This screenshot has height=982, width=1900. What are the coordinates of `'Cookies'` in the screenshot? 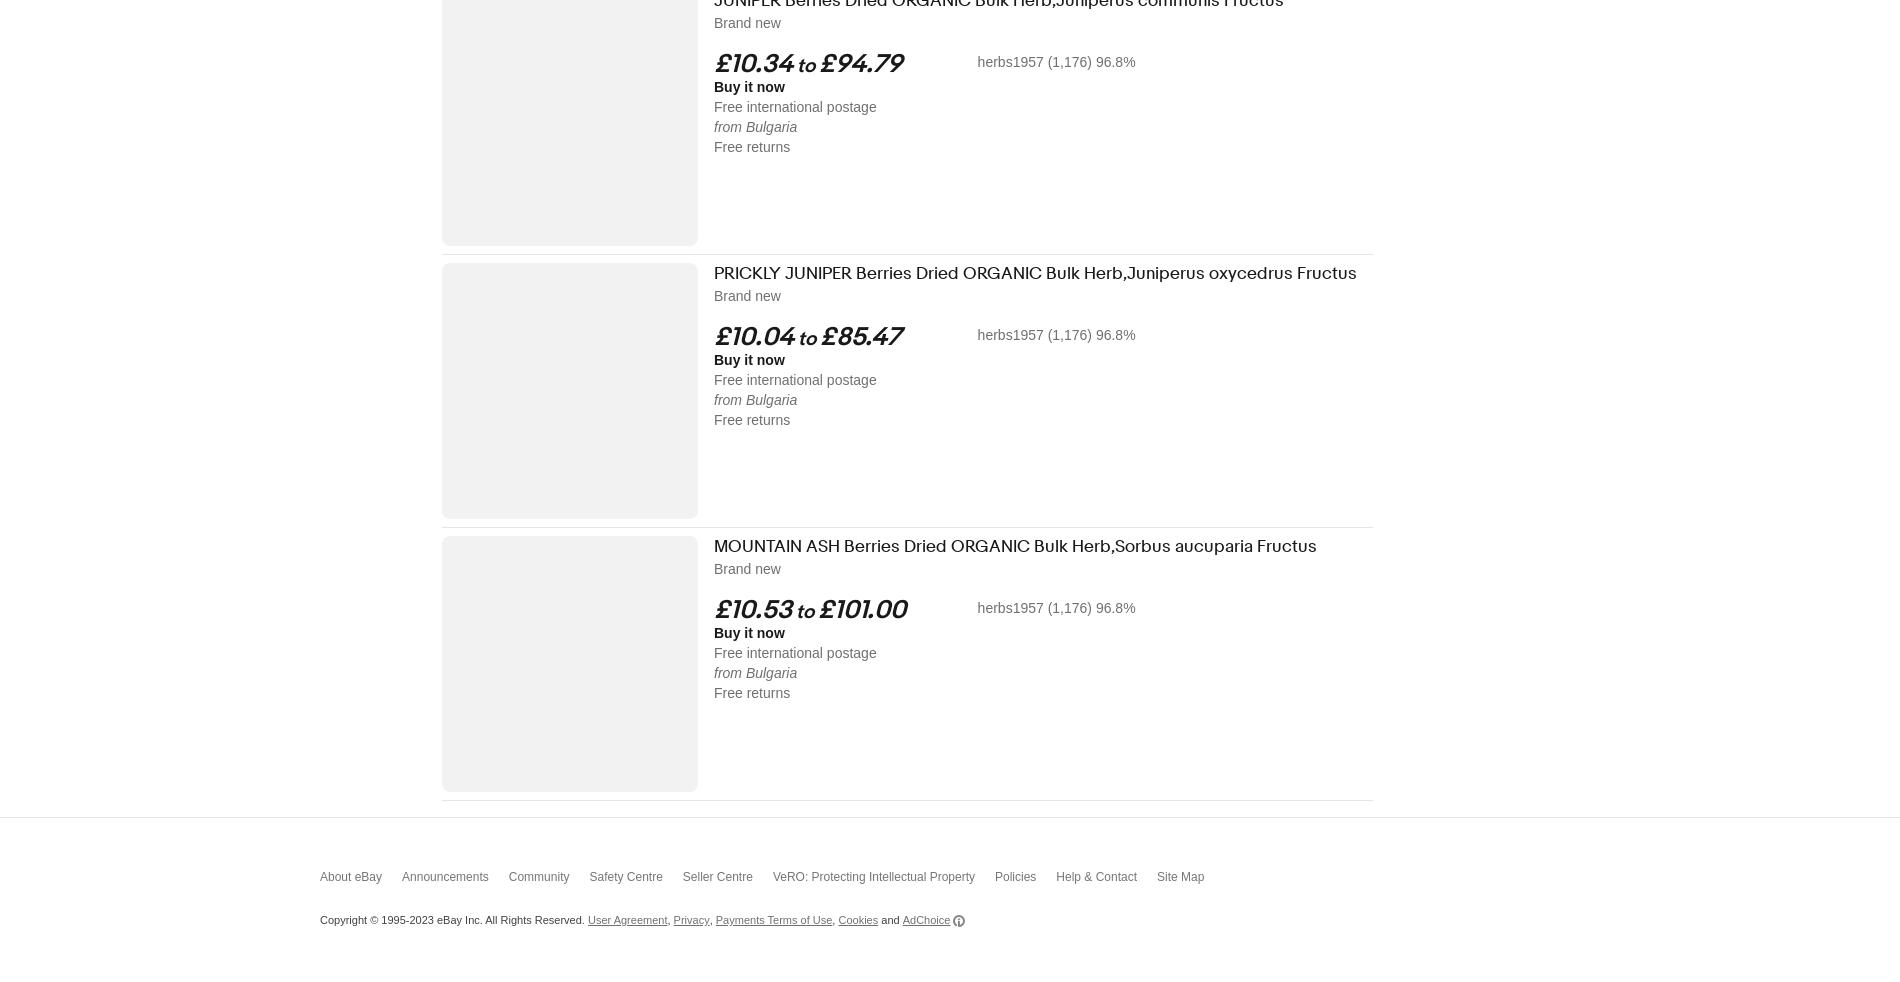 It's located at (837, 920).